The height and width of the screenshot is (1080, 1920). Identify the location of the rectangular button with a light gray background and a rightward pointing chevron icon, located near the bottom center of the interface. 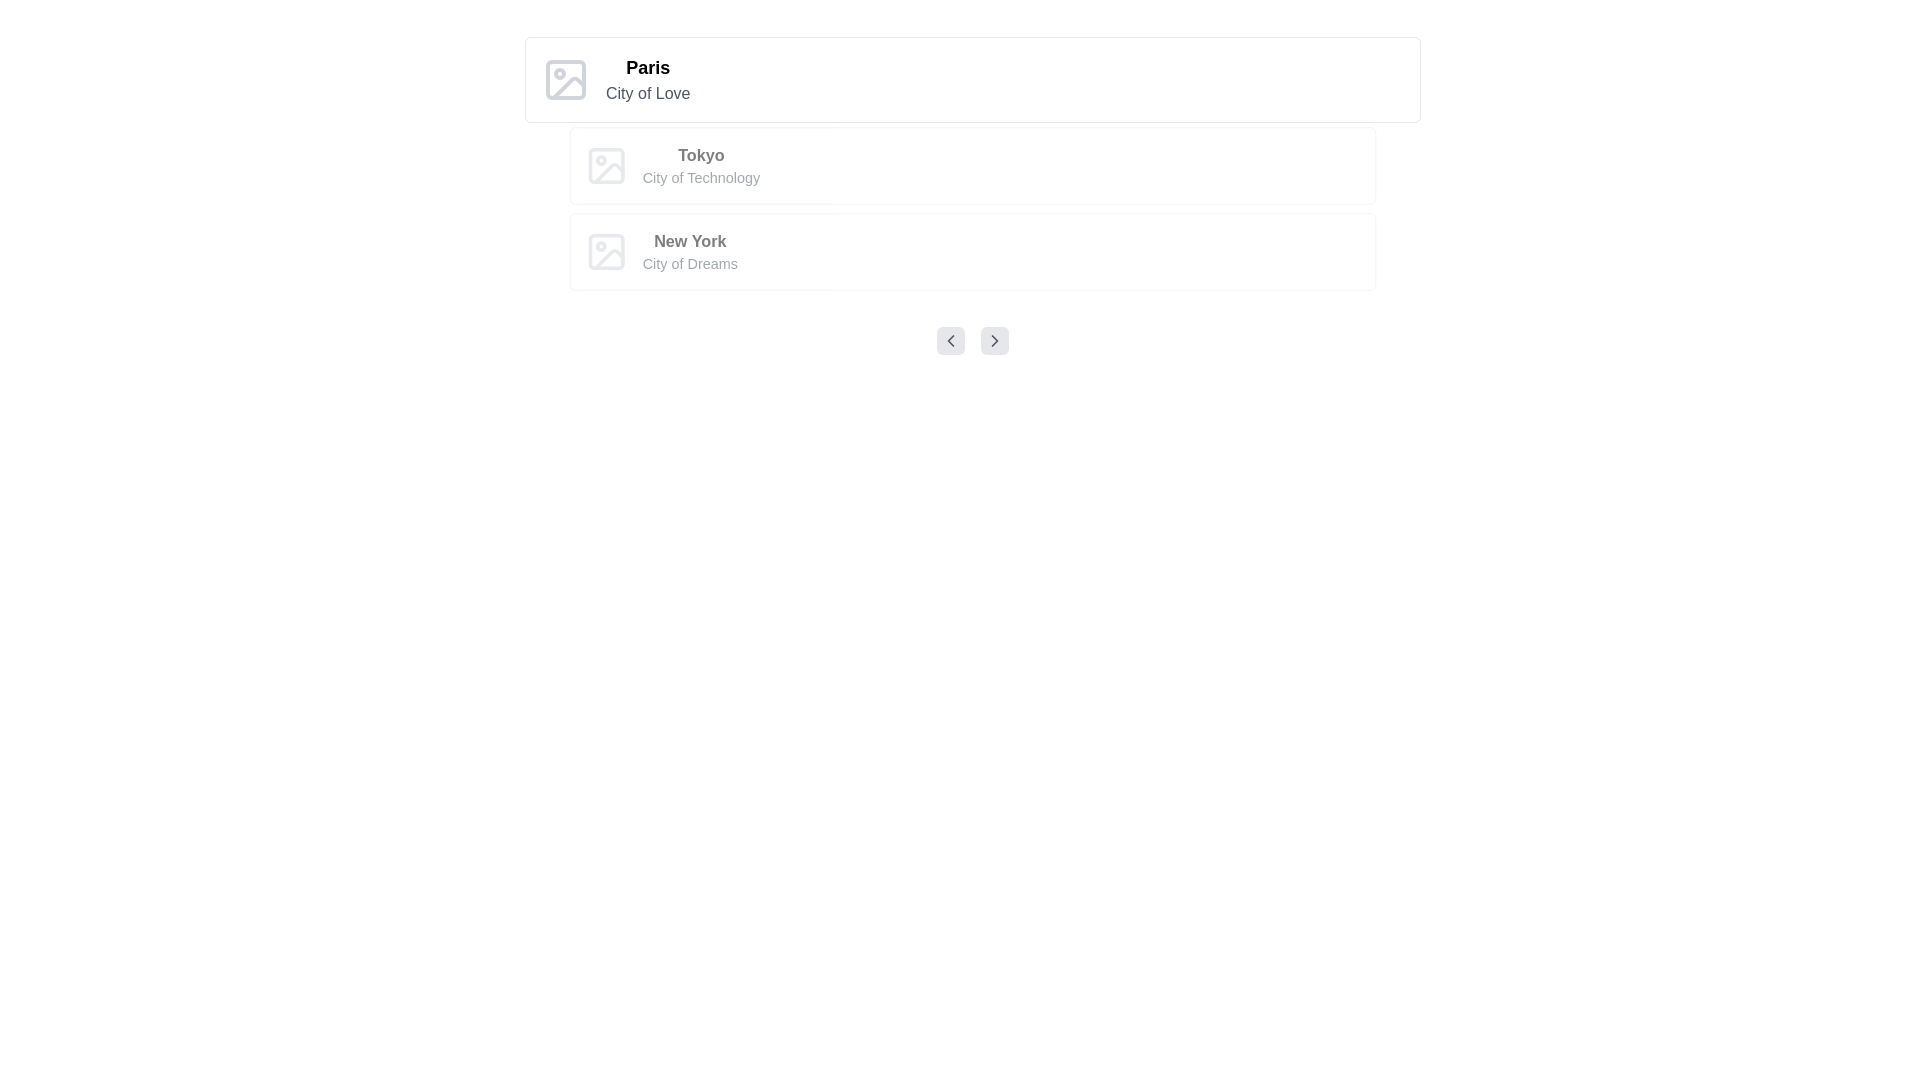
(994, 339).